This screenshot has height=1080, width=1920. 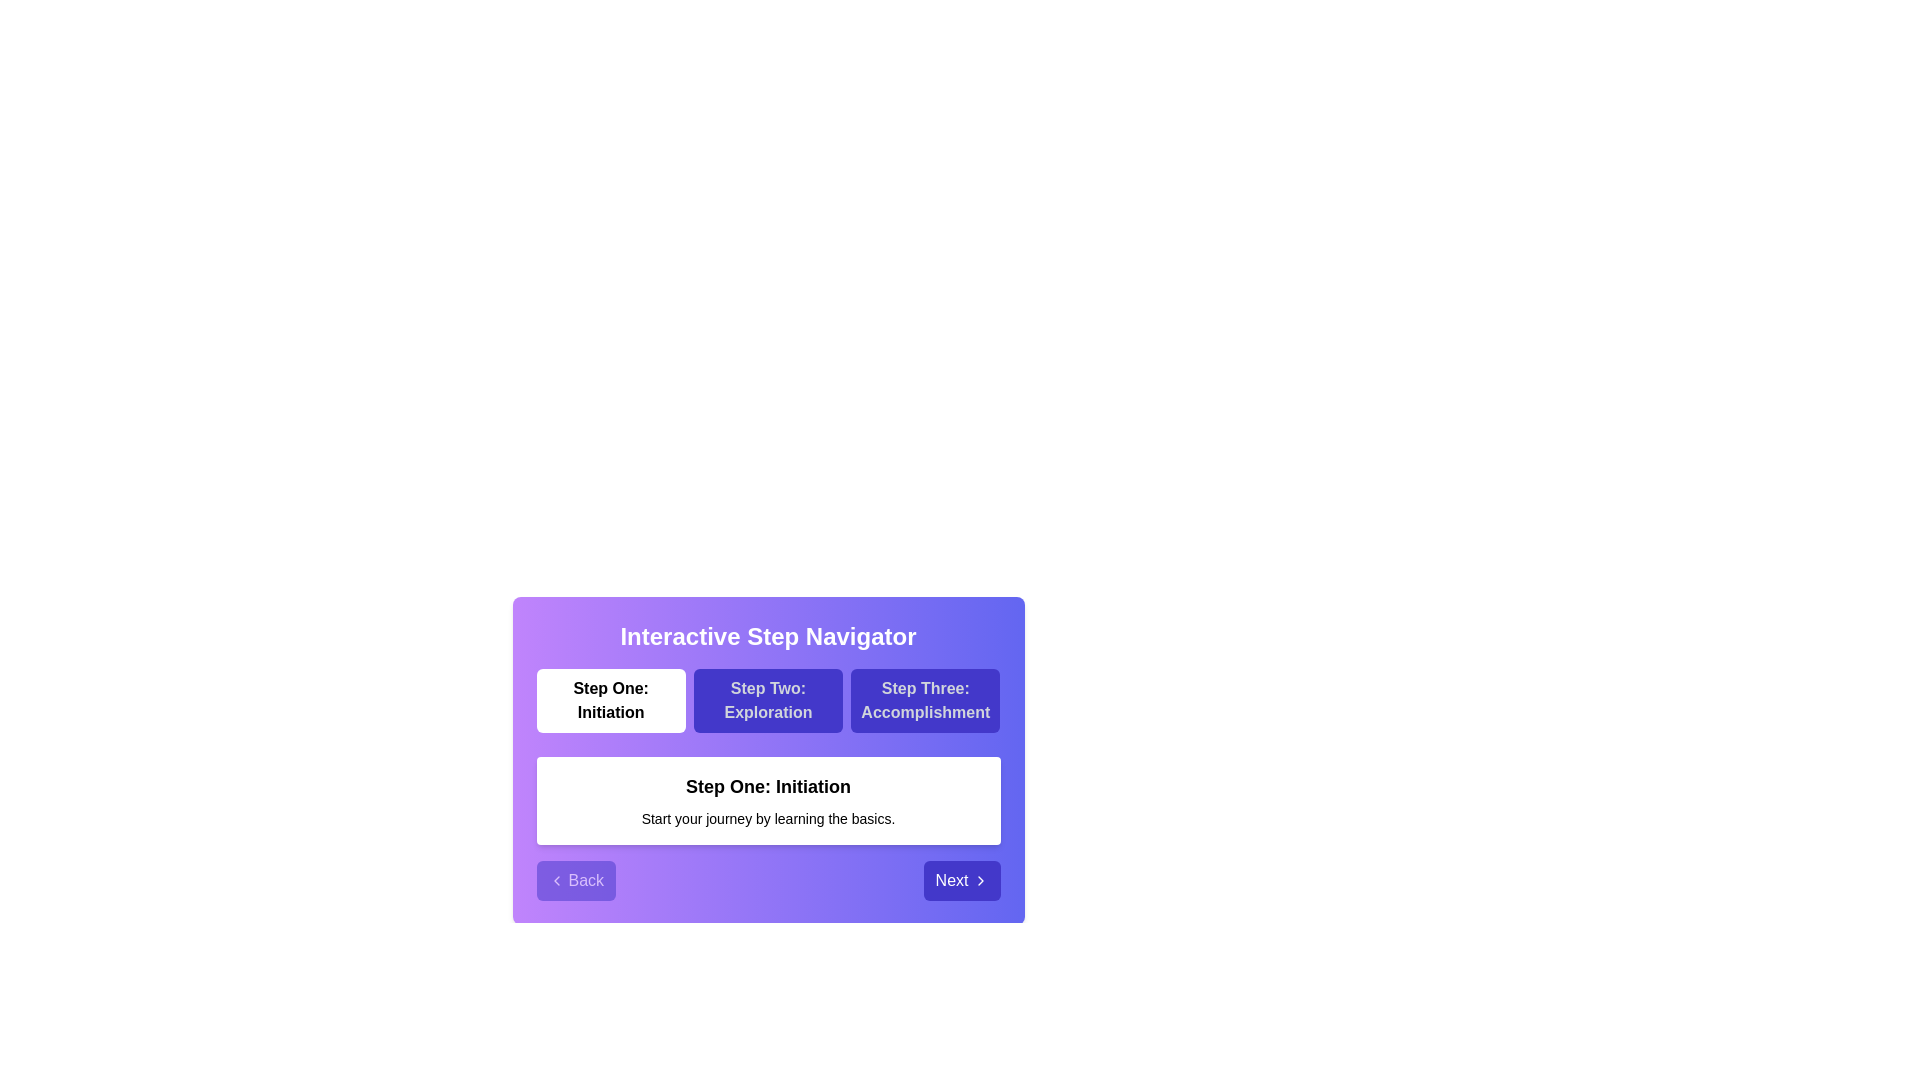 What do you see at coordinates (767, 700) in the screenshot?
I see `the step labeled Step Two: Exploration to navigate to it` at bounding box center [767, 700].